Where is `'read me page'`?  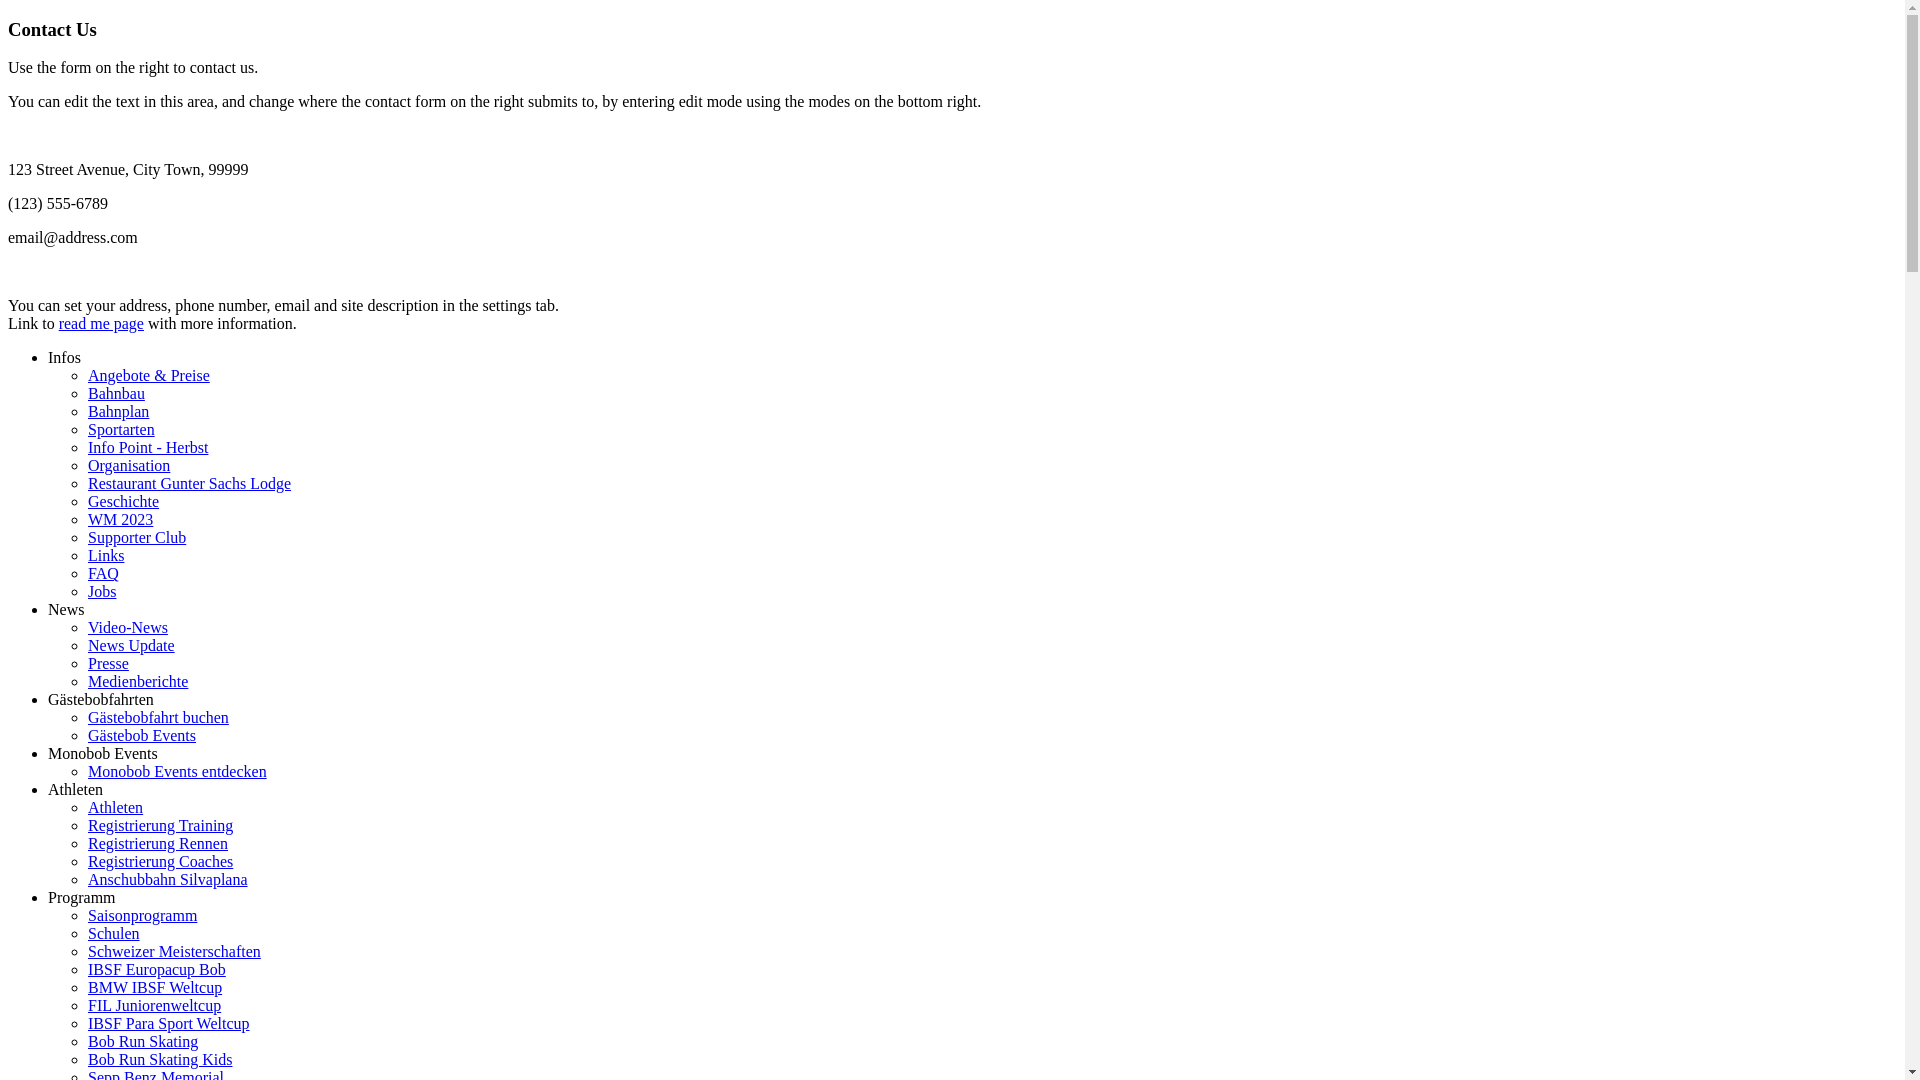
'read me page' is located at coordinates (58, 322).